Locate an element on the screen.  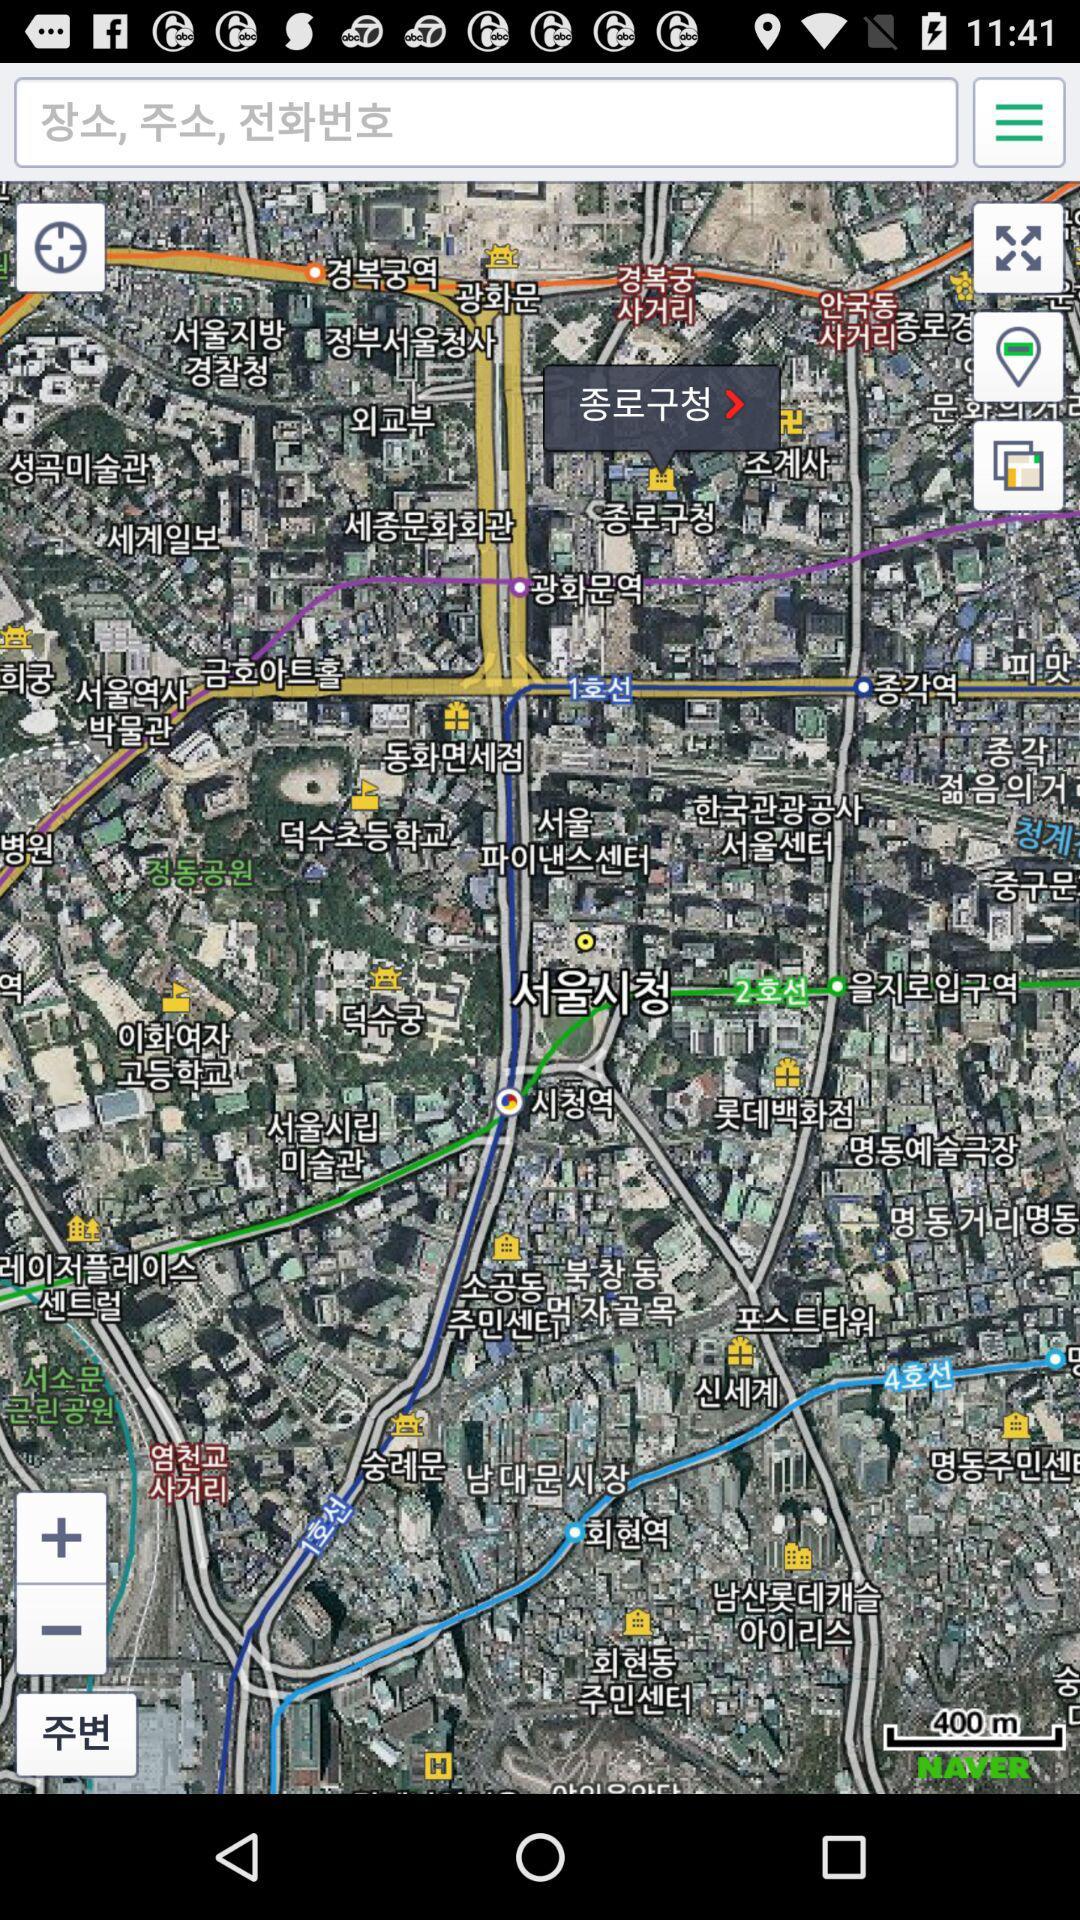
icon at the center is located at coordinates (540, 927).